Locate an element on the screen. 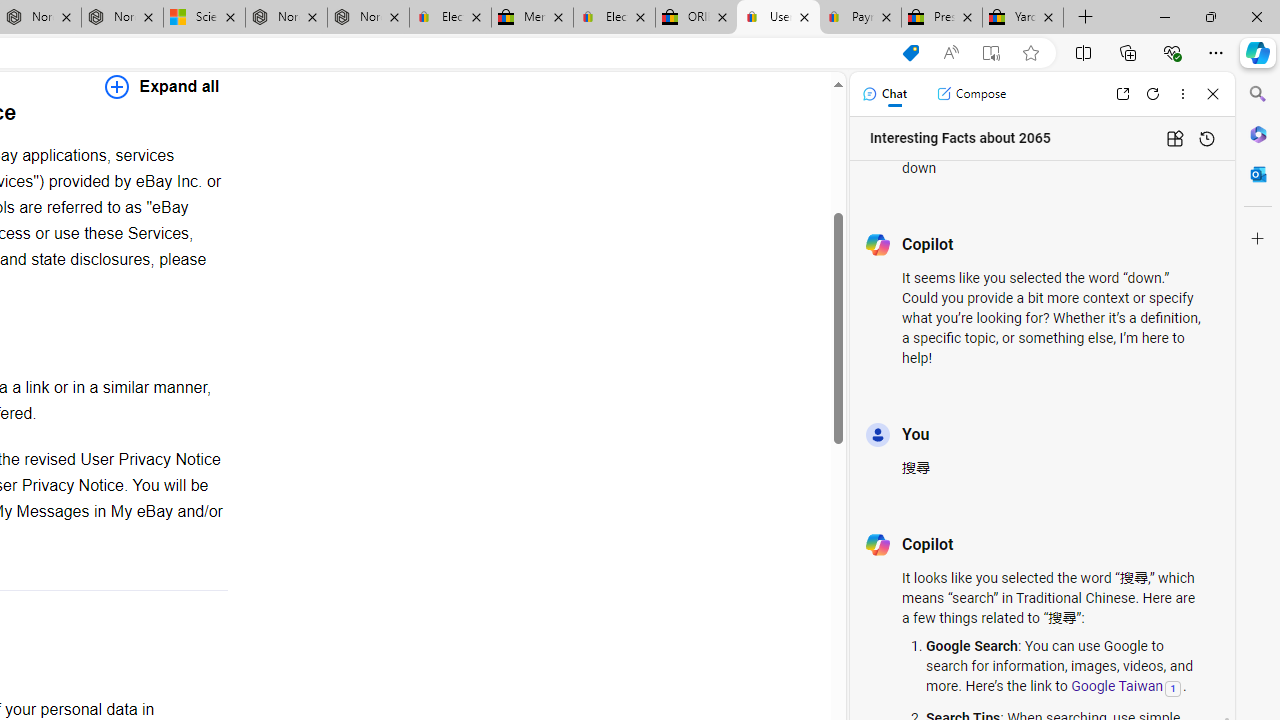 This screenshot has height=720, width=1280. 'Nordace - Summer Adventures 2024' is located at coordinates (285, 17).